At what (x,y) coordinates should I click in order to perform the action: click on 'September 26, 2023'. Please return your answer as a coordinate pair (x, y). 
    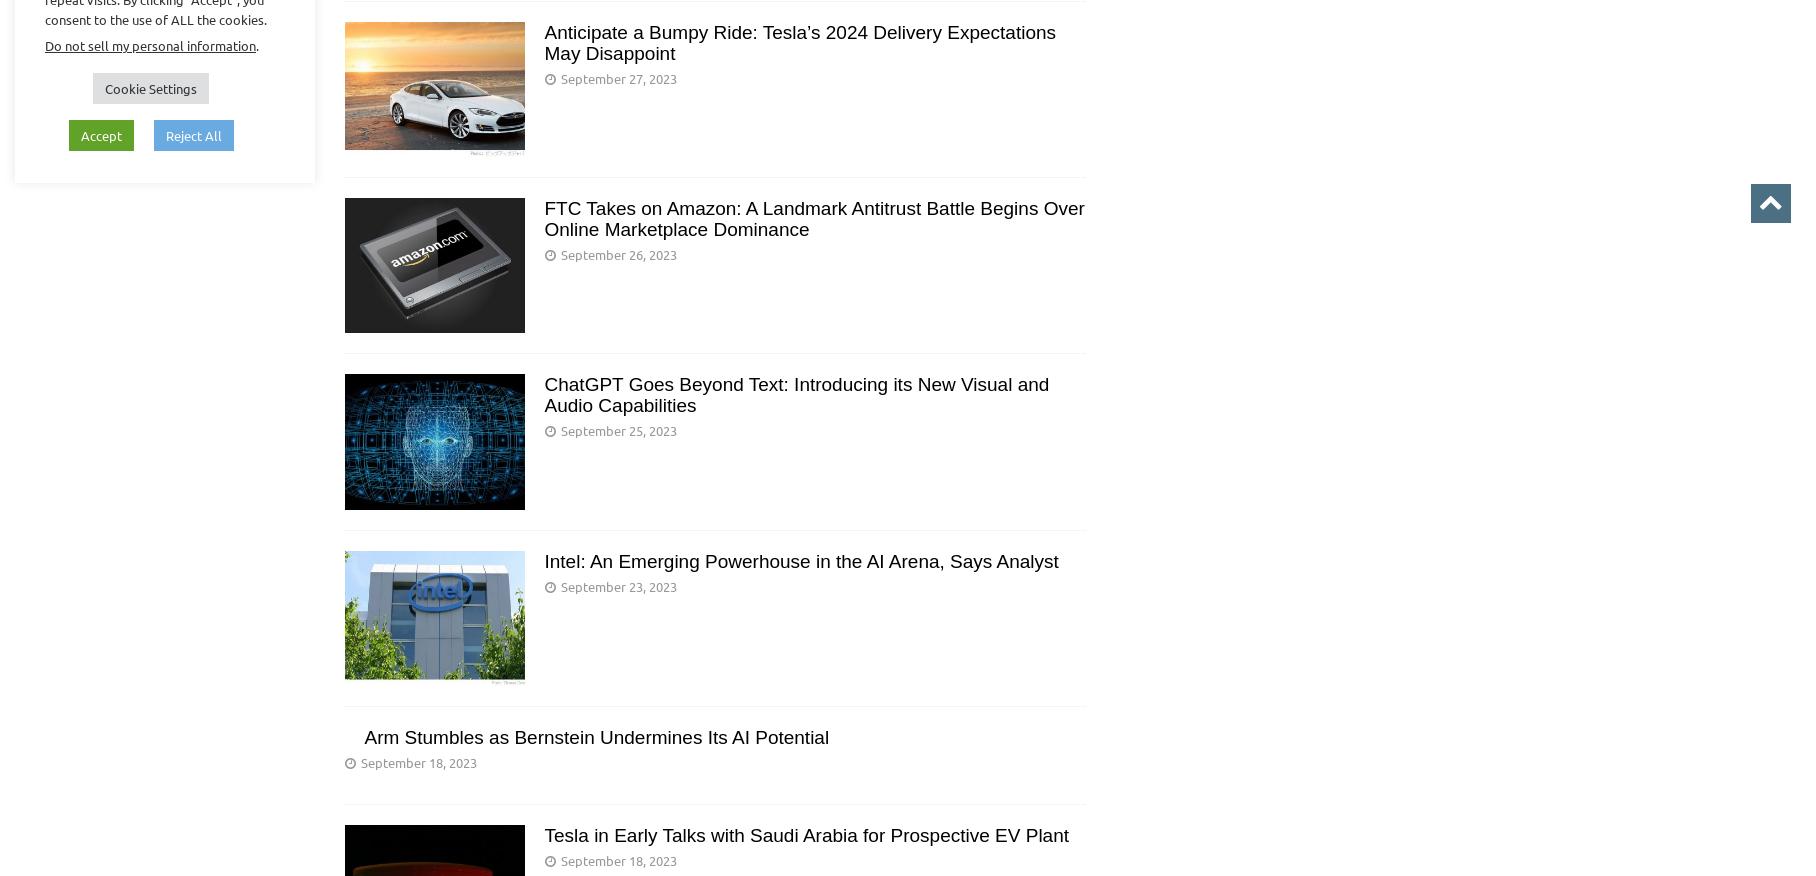
    Looking at the image, I should click on (617, 253).